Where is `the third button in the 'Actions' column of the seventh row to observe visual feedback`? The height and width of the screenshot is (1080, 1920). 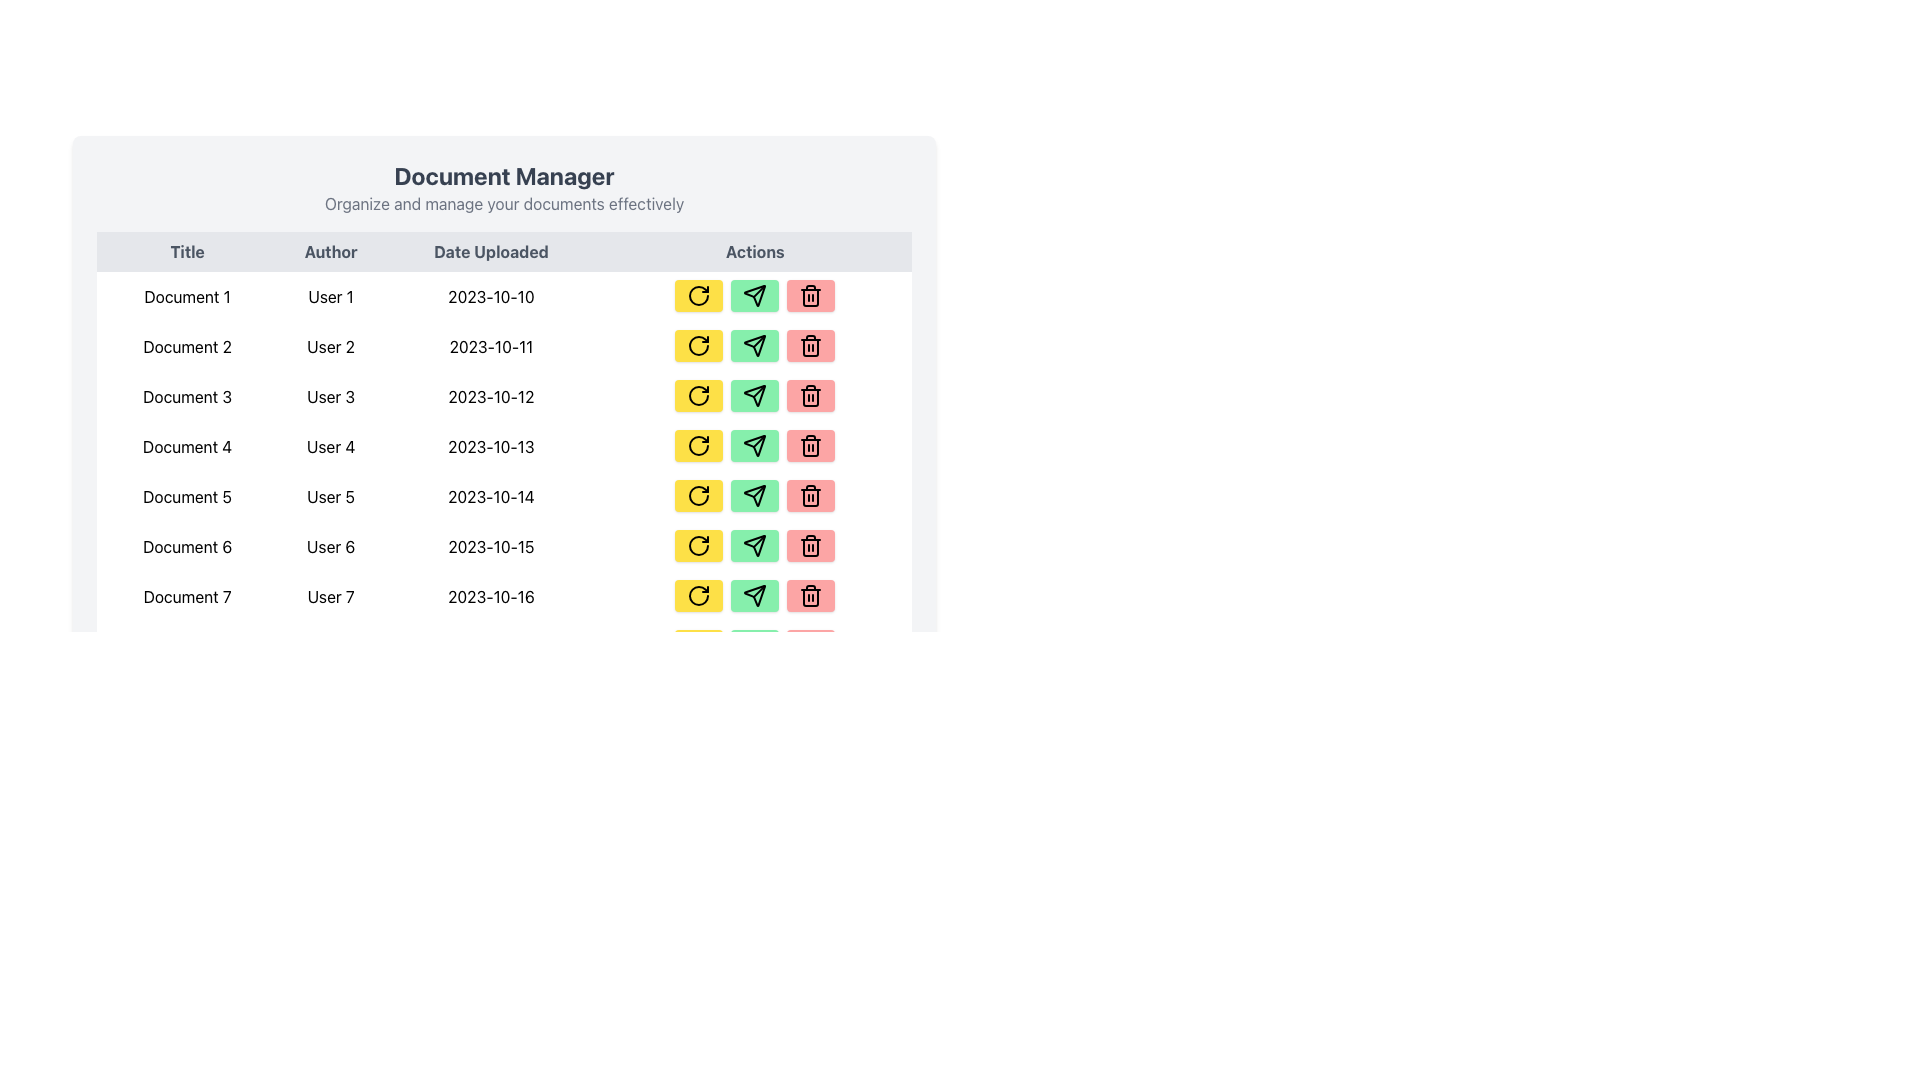 the third button in the 'Actions' column of the seventh row to observe visual feedback is located at coordinates (811, 595).